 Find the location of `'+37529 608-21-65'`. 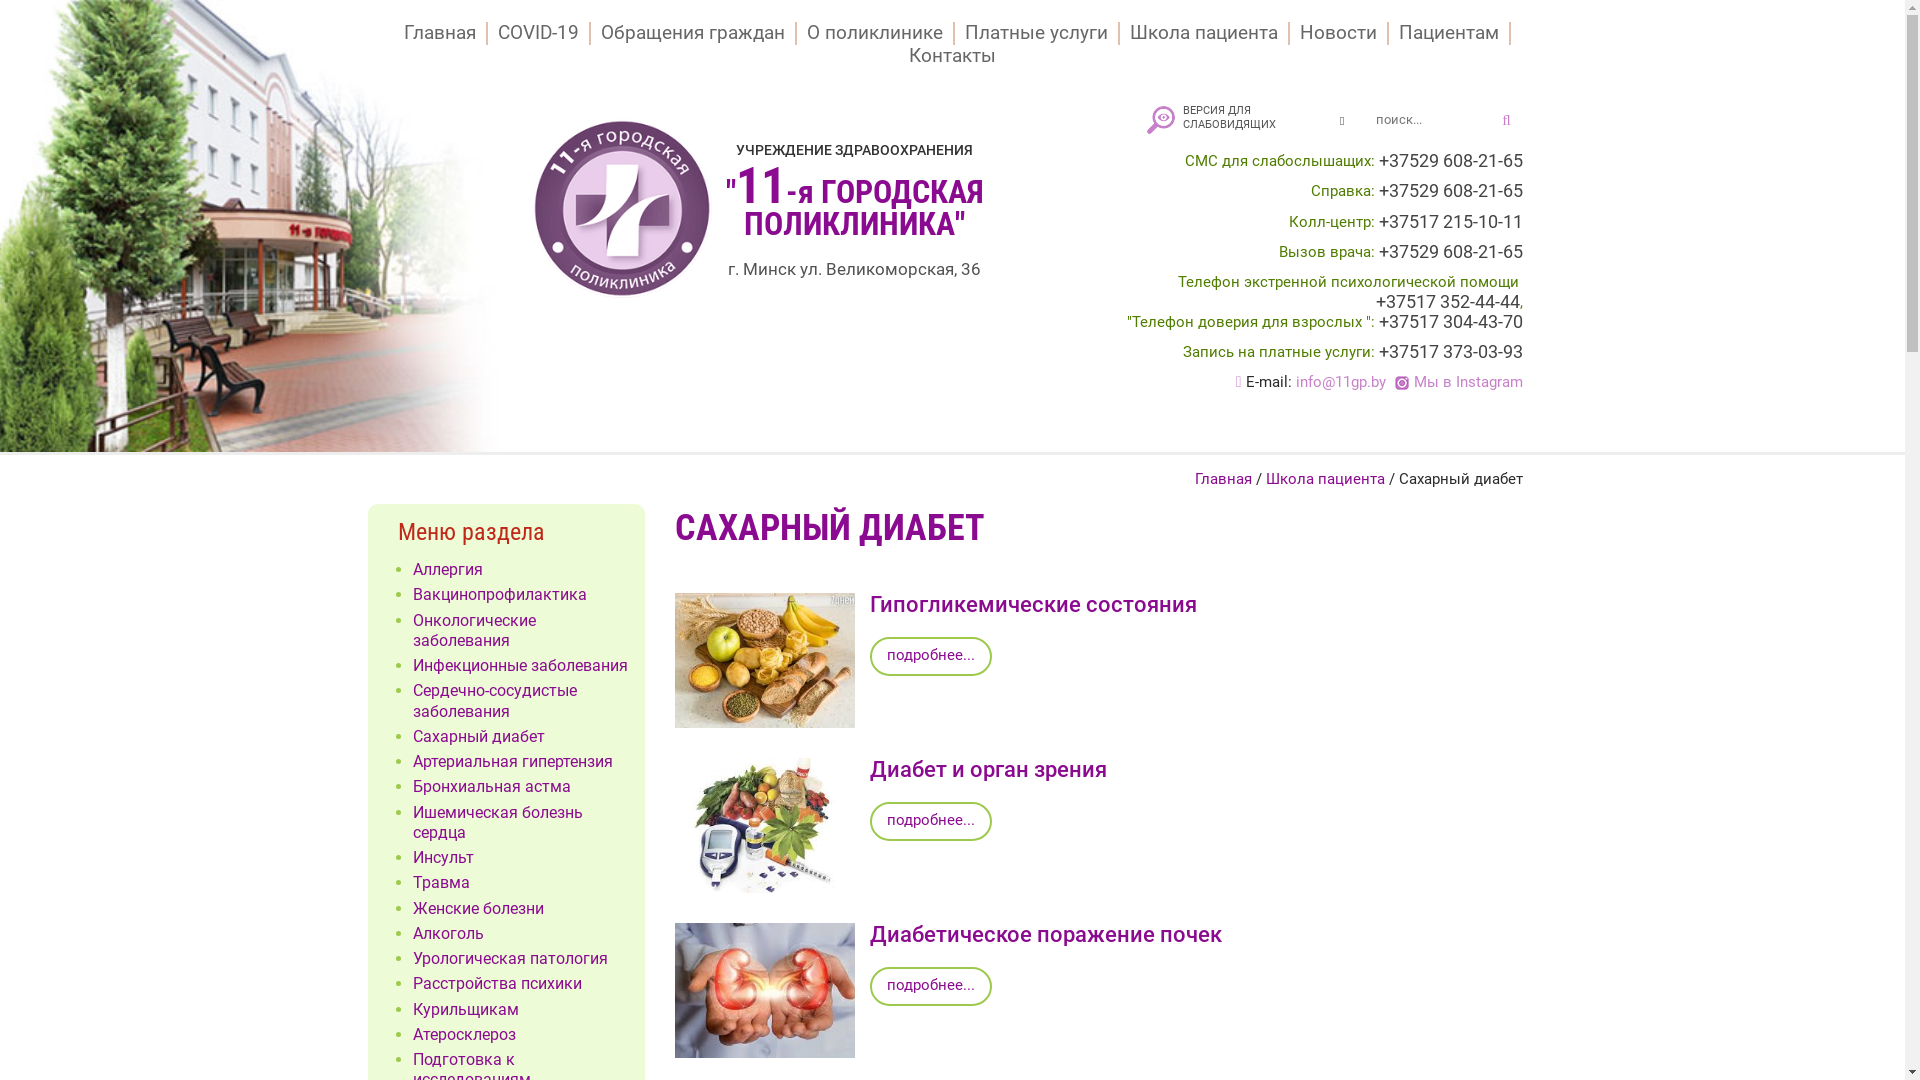

'+37529 608-21-65' is located at coordinates (1449, 160).